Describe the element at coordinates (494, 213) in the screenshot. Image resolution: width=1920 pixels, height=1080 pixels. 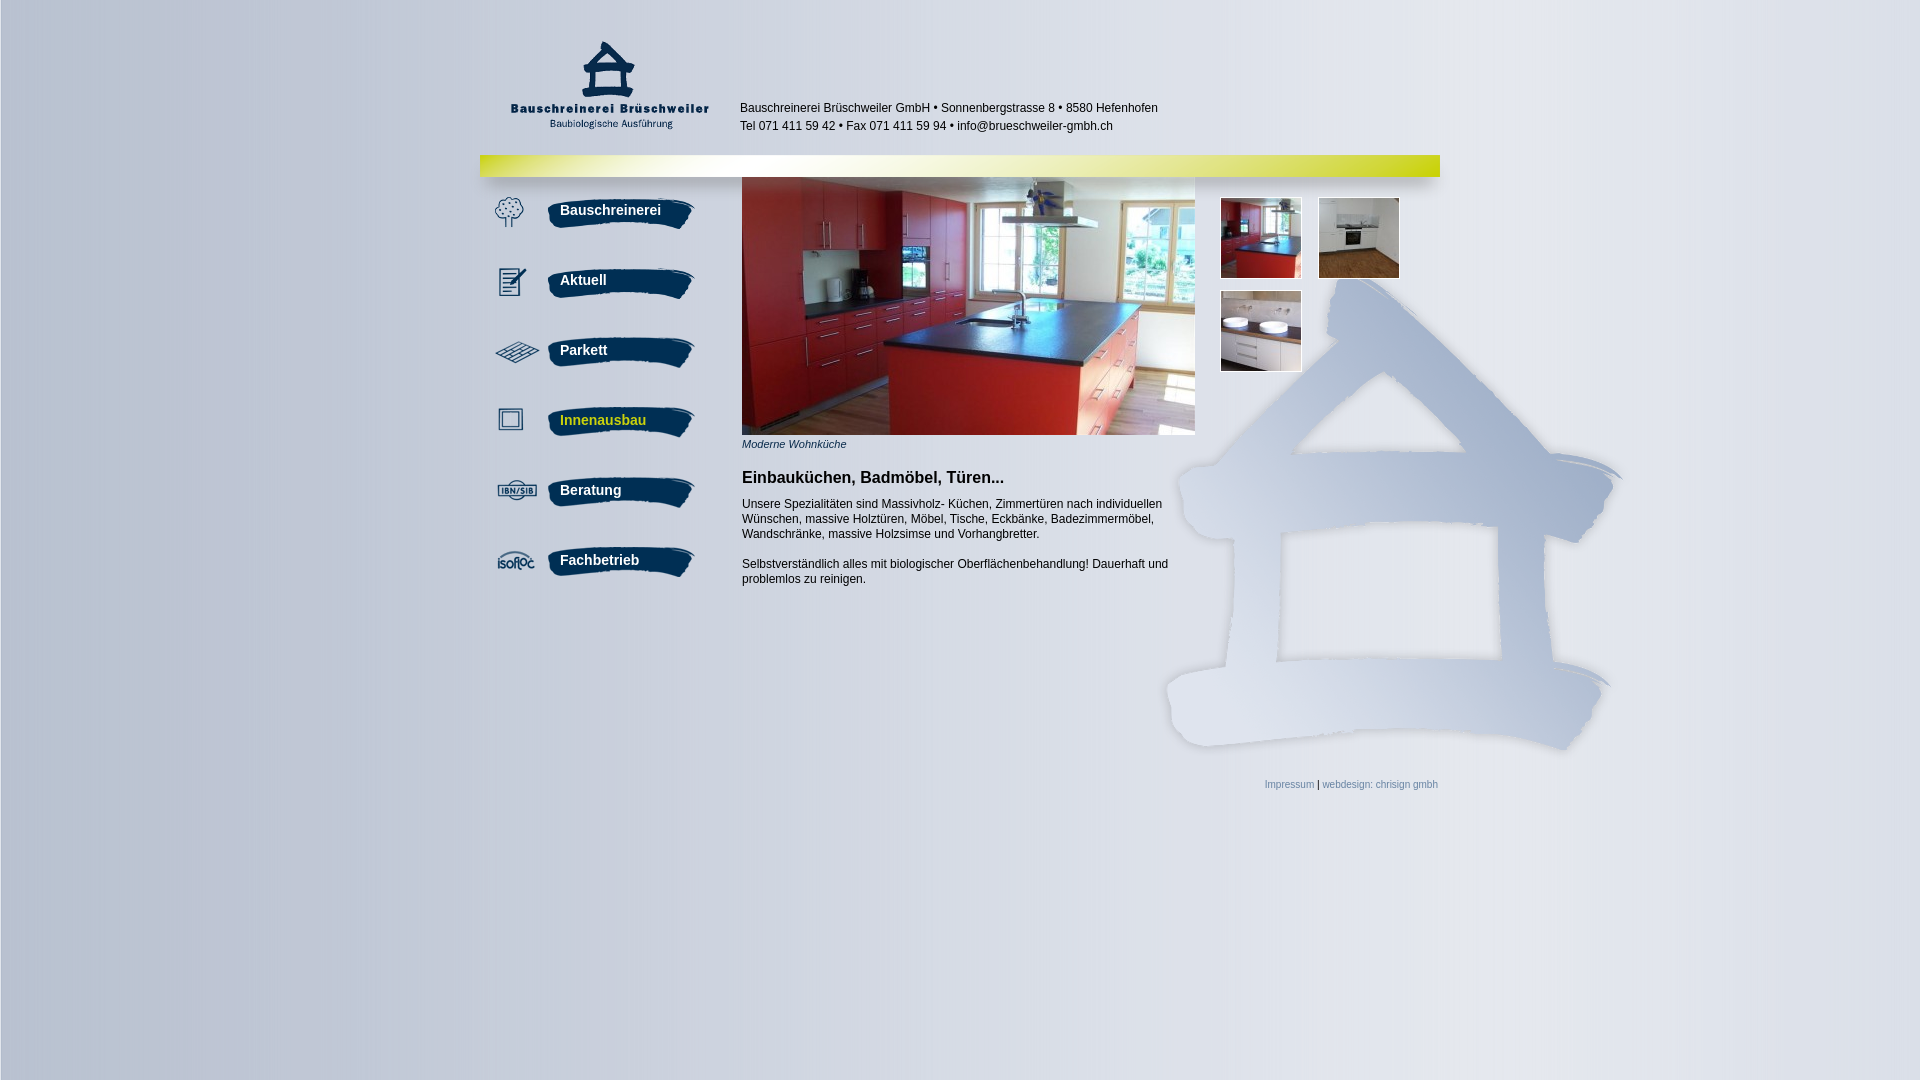
I see `'Bauschreinerei'` at that location.